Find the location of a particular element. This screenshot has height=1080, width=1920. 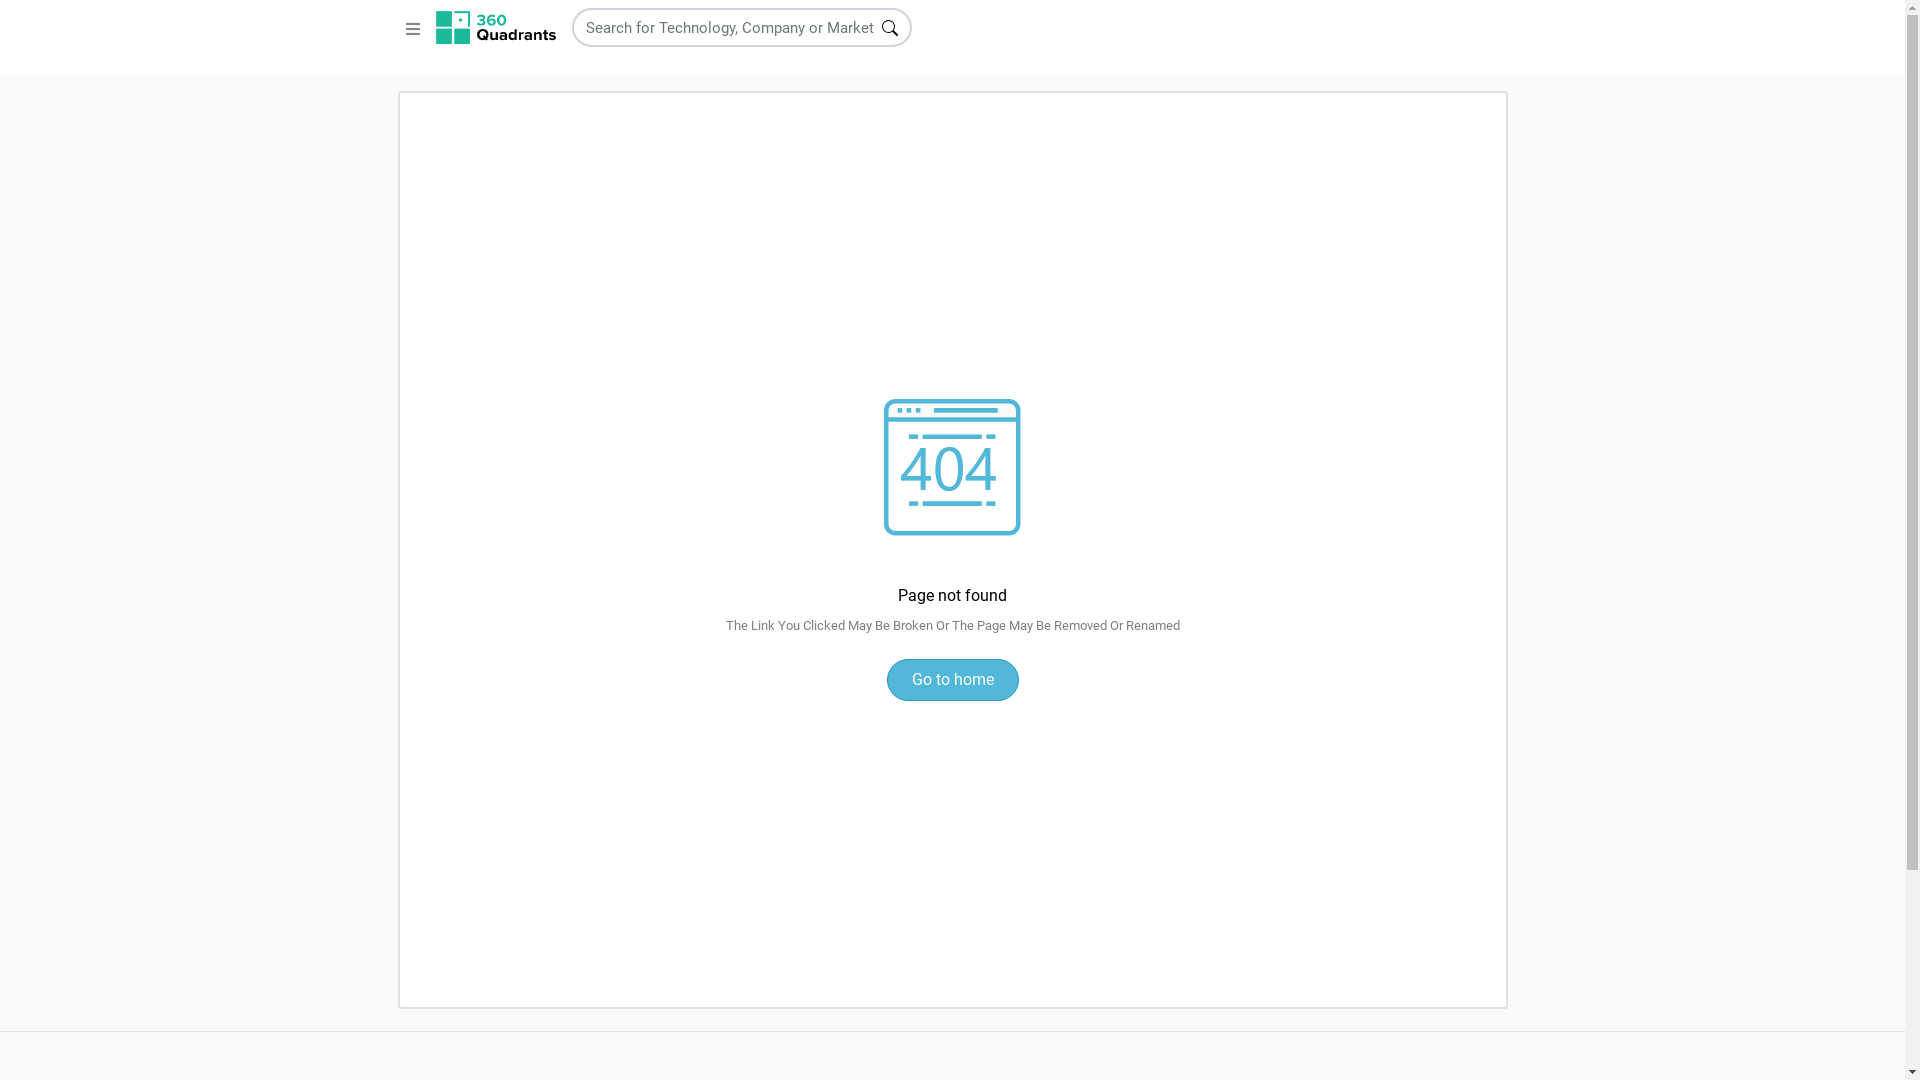

'Go to home' is located at coordinates (950, 678).